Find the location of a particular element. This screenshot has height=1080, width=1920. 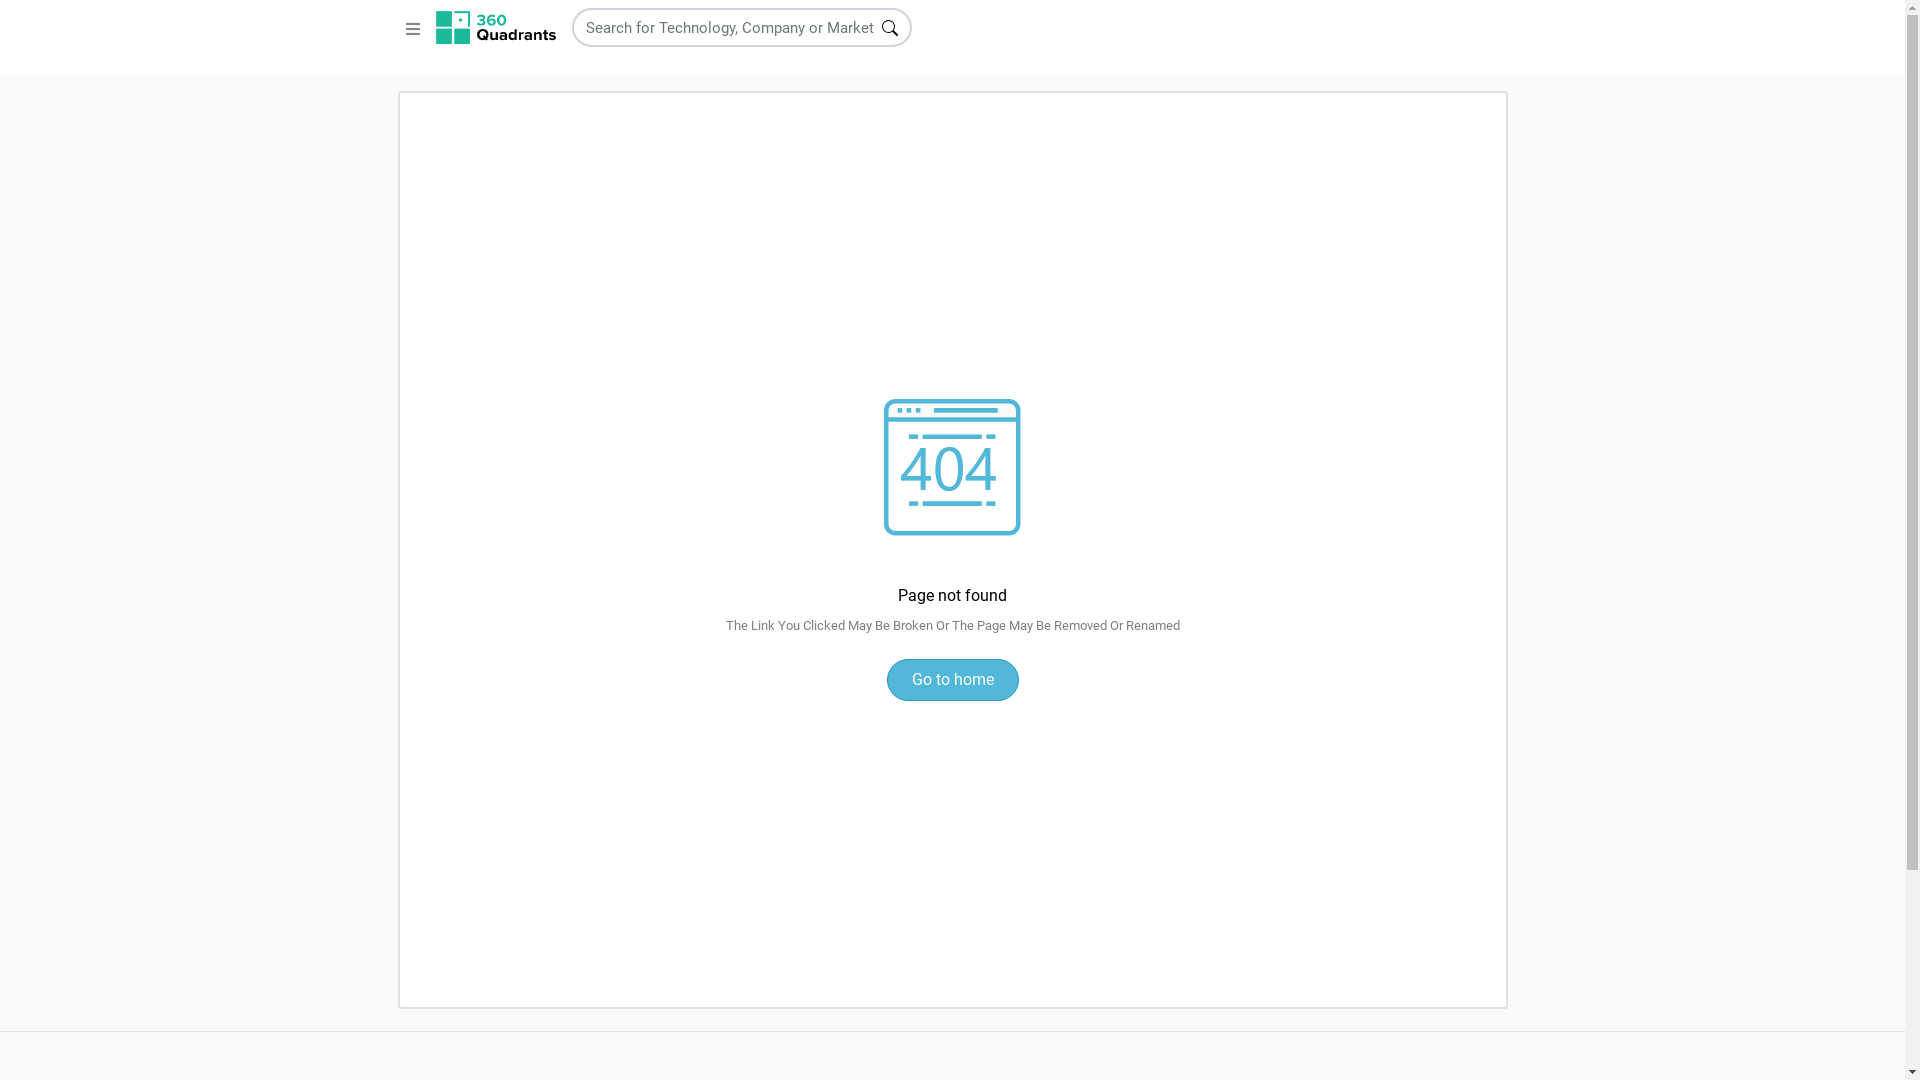

'Go to home' is located at coordinates (950, 678).